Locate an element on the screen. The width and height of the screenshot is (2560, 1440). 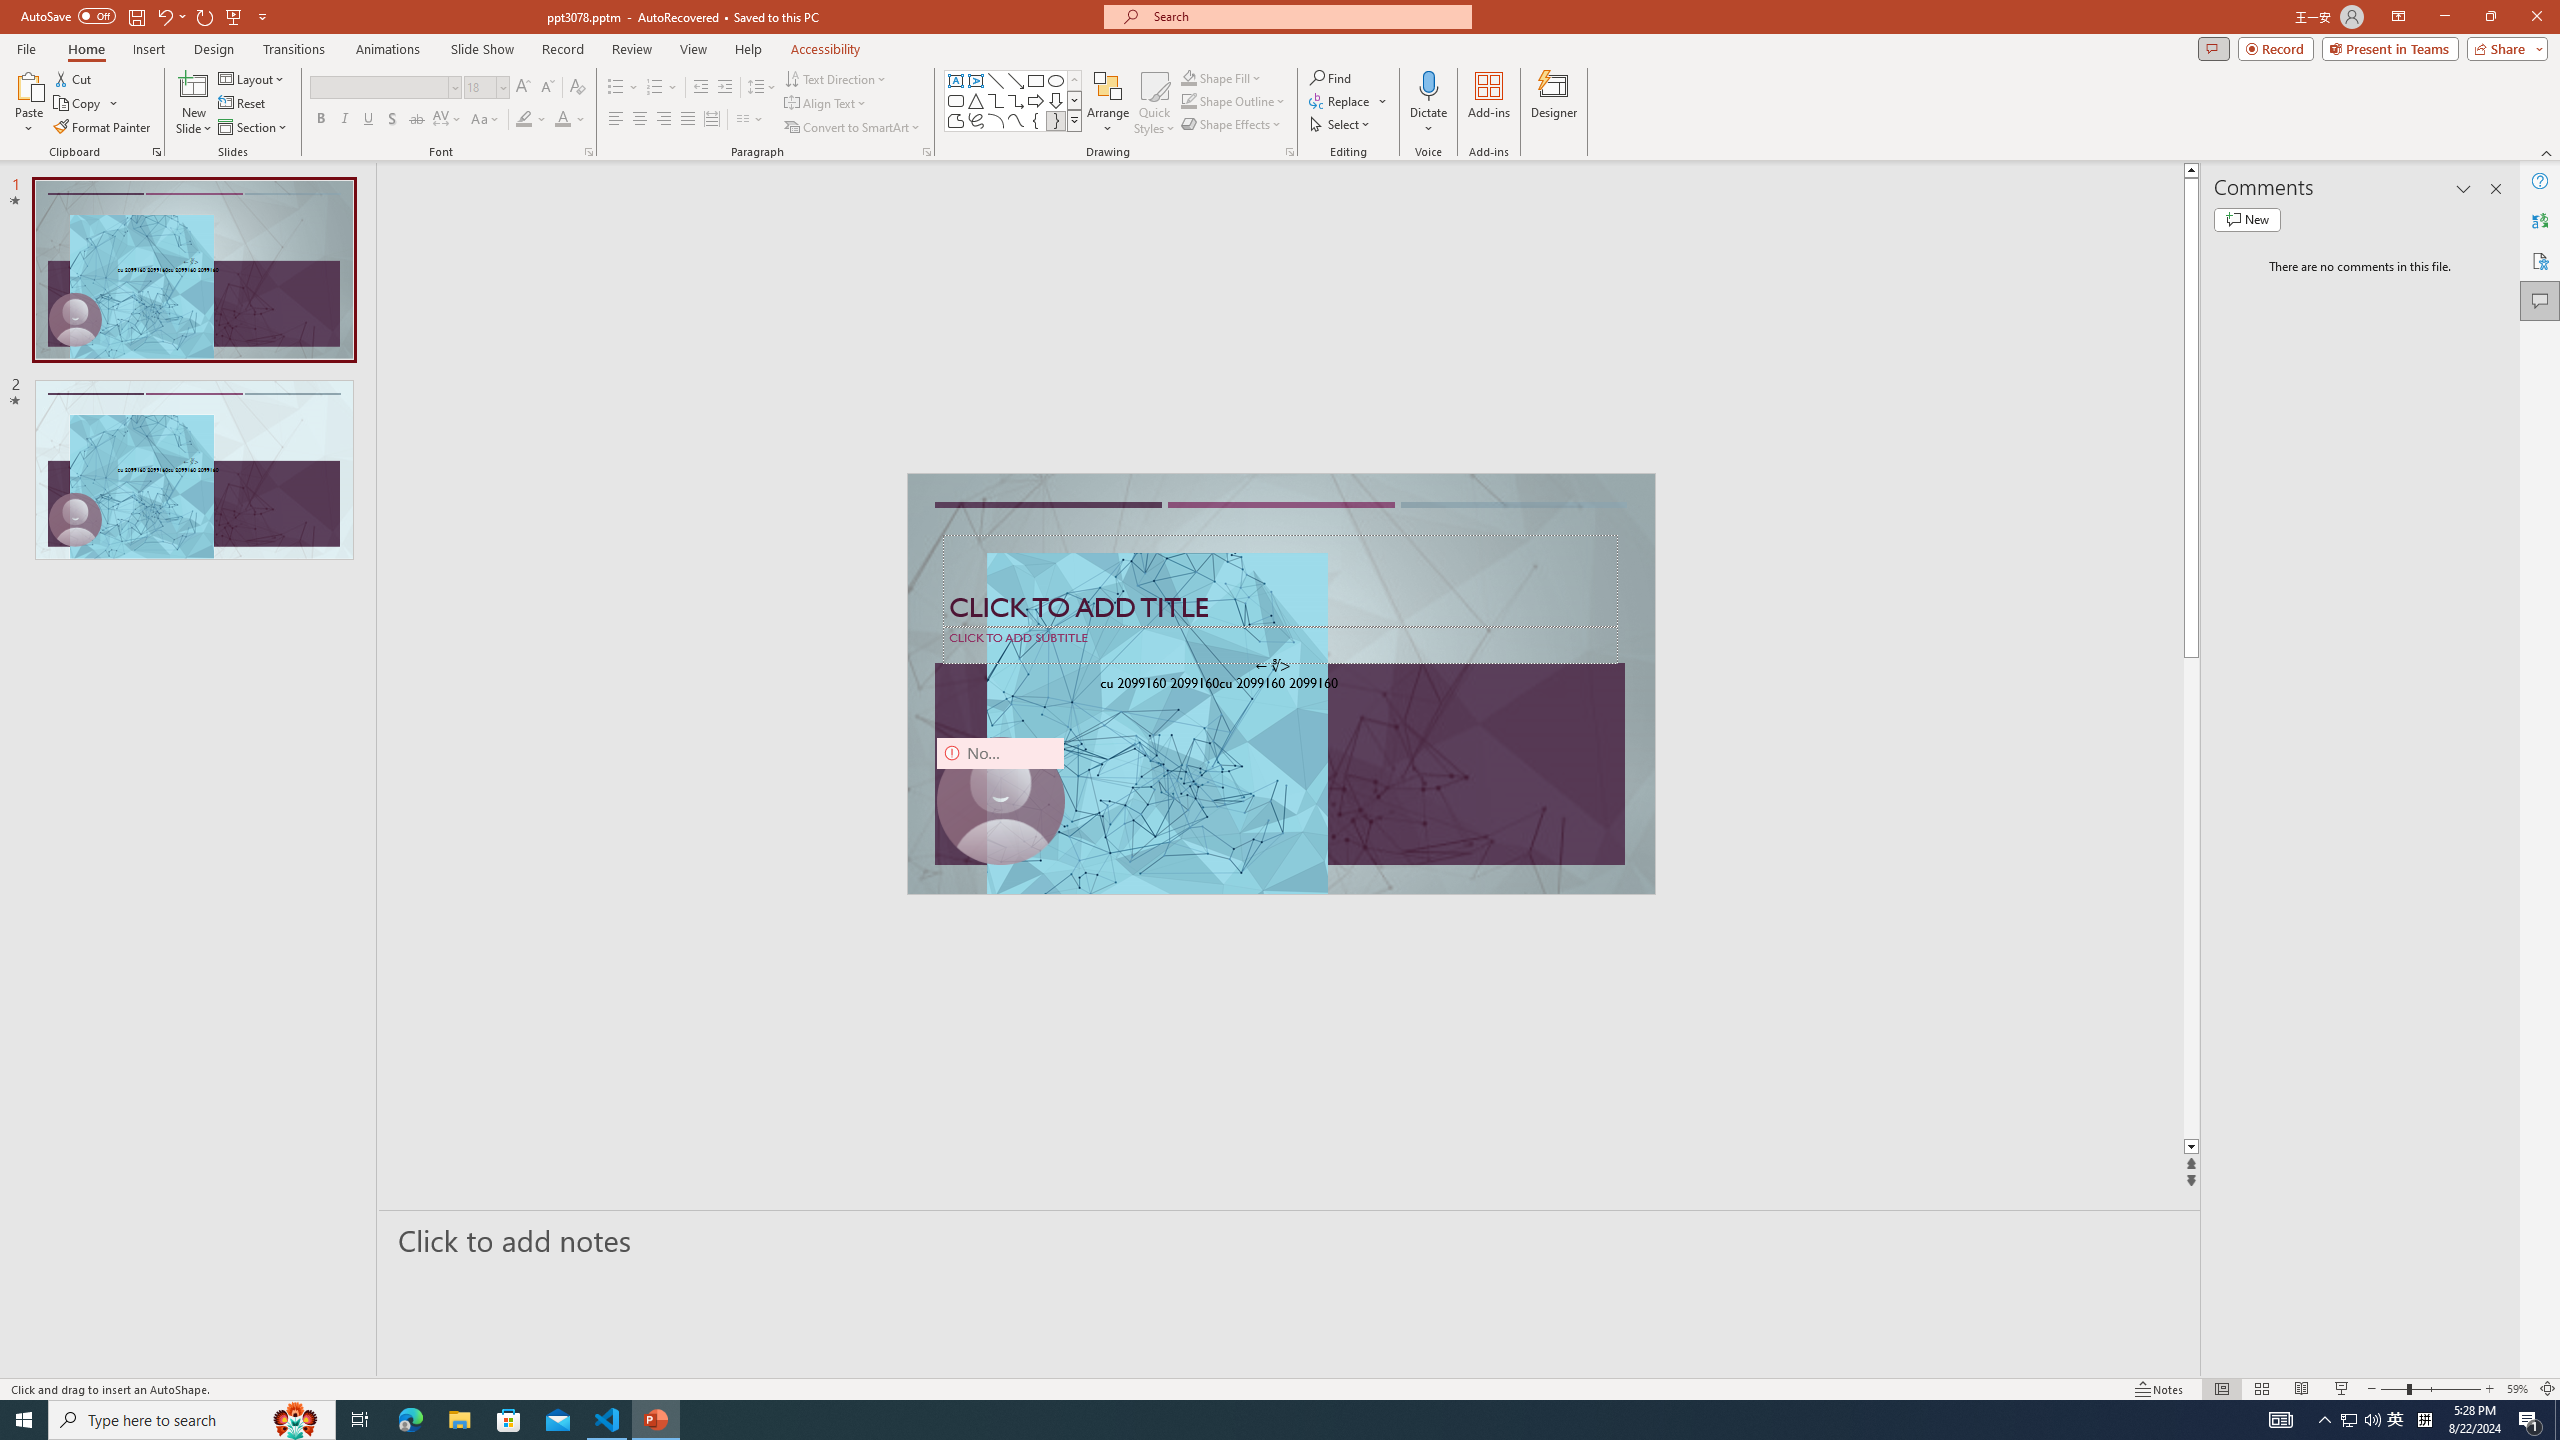
'New Slide' is located at coordinates (193, 103).